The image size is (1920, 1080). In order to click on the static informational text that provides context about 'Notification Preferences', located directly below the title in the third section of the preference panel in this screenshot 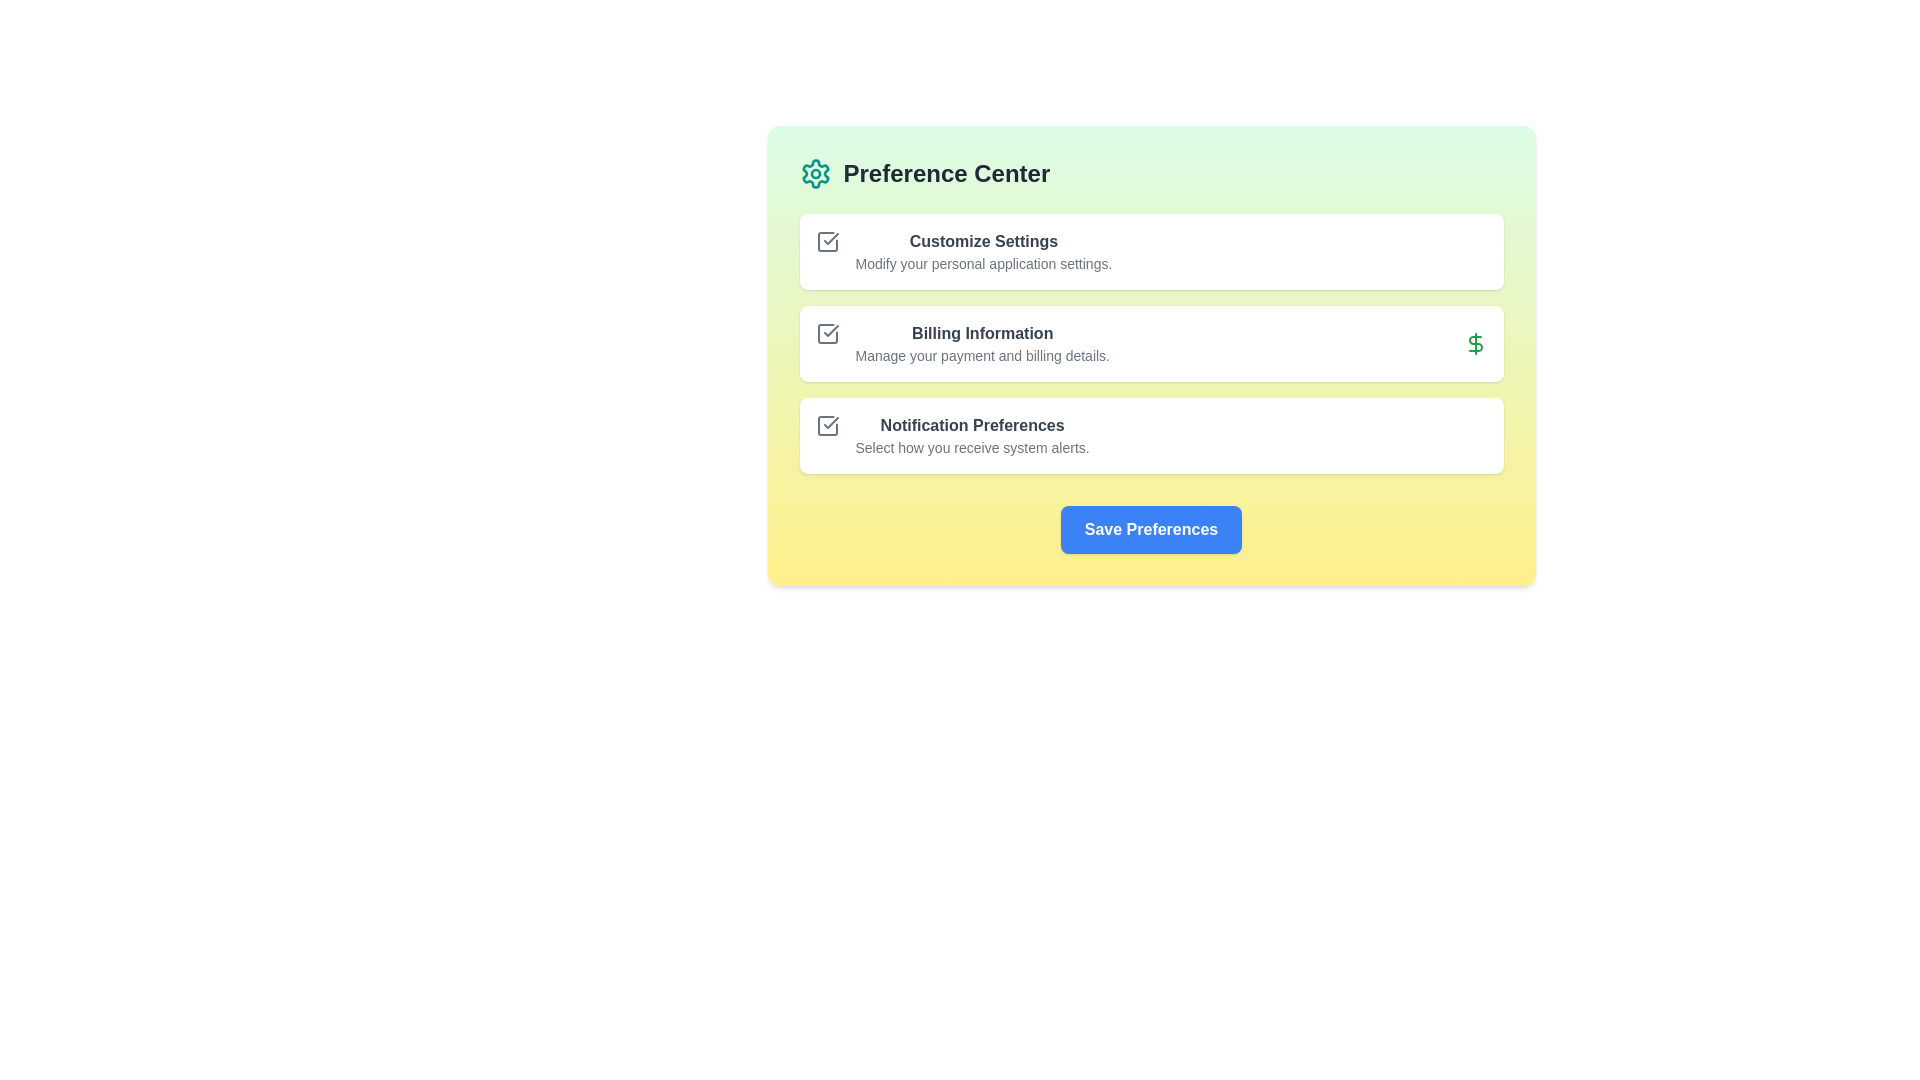, I will do `click(972, 446)`.